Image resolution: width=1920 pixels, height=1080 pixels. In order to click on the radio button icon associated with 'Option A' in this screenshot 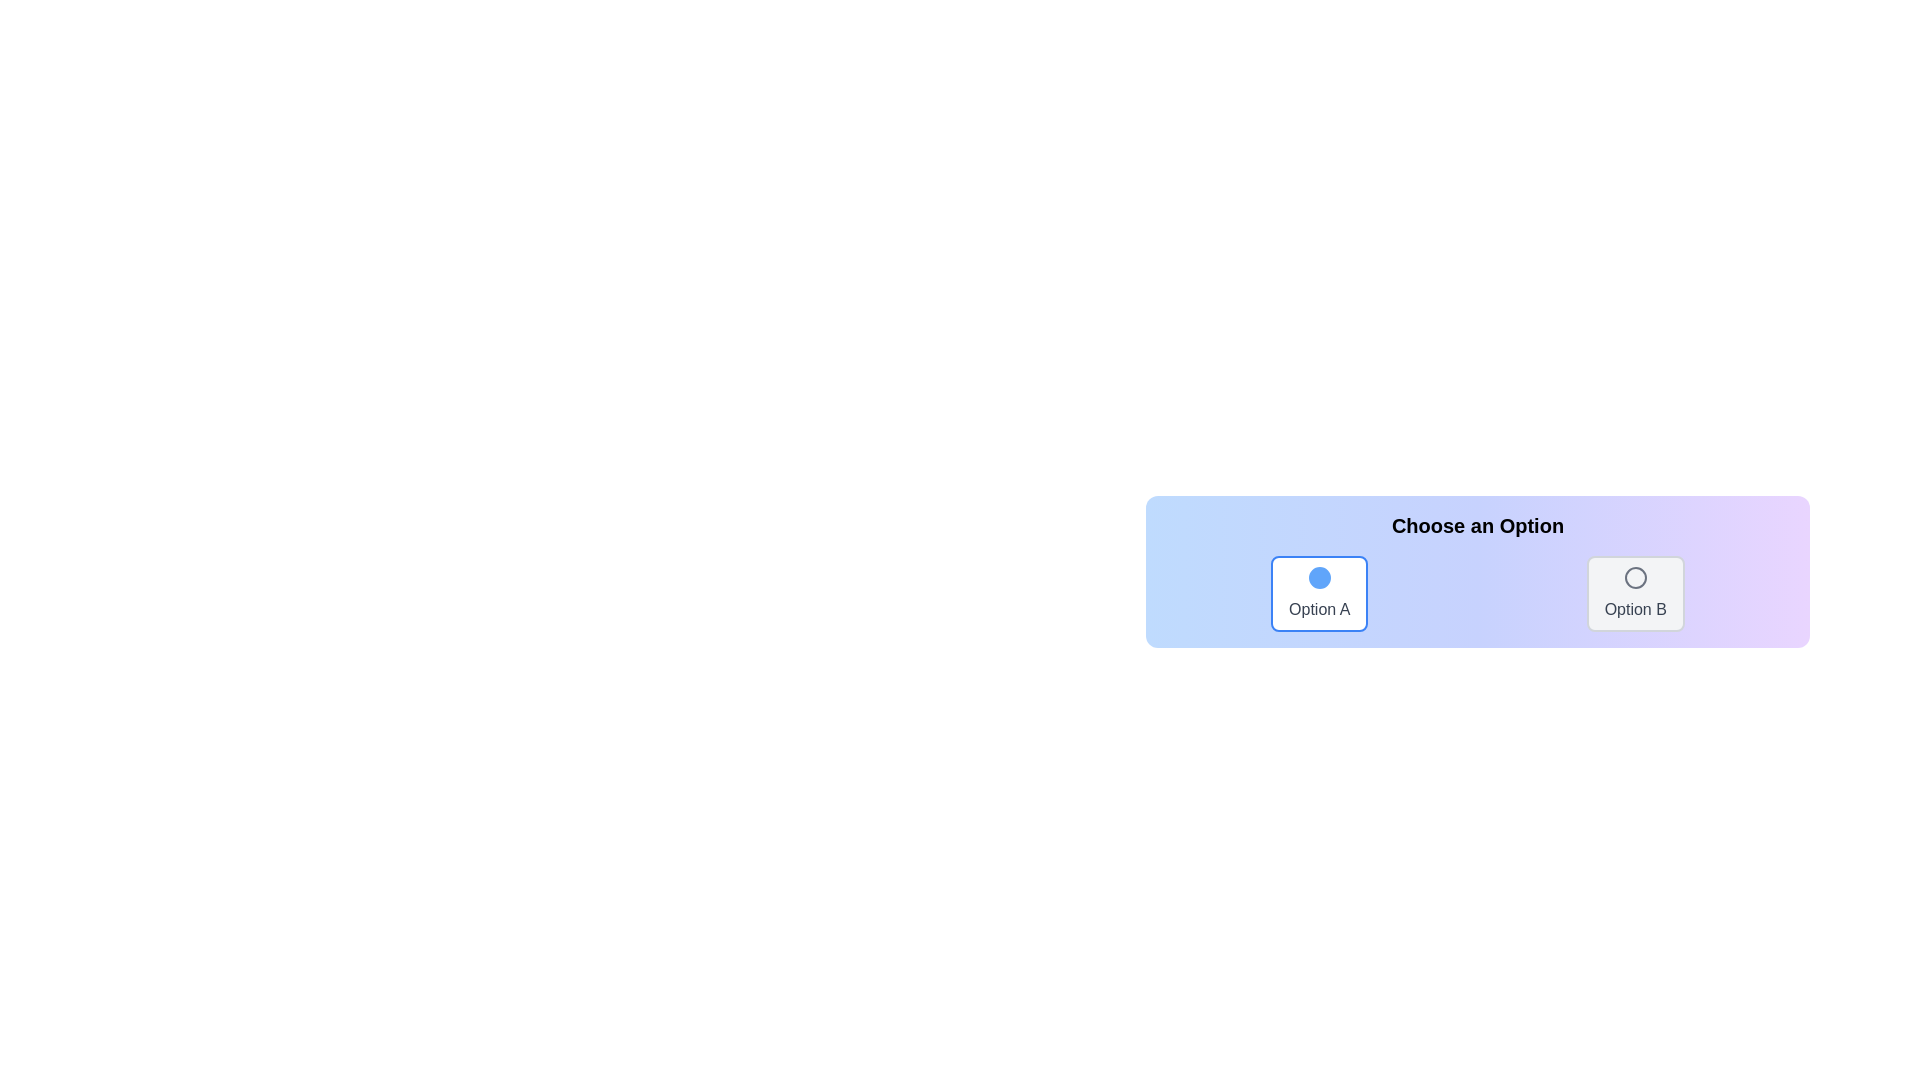, I will do `click(1319, 578)`.